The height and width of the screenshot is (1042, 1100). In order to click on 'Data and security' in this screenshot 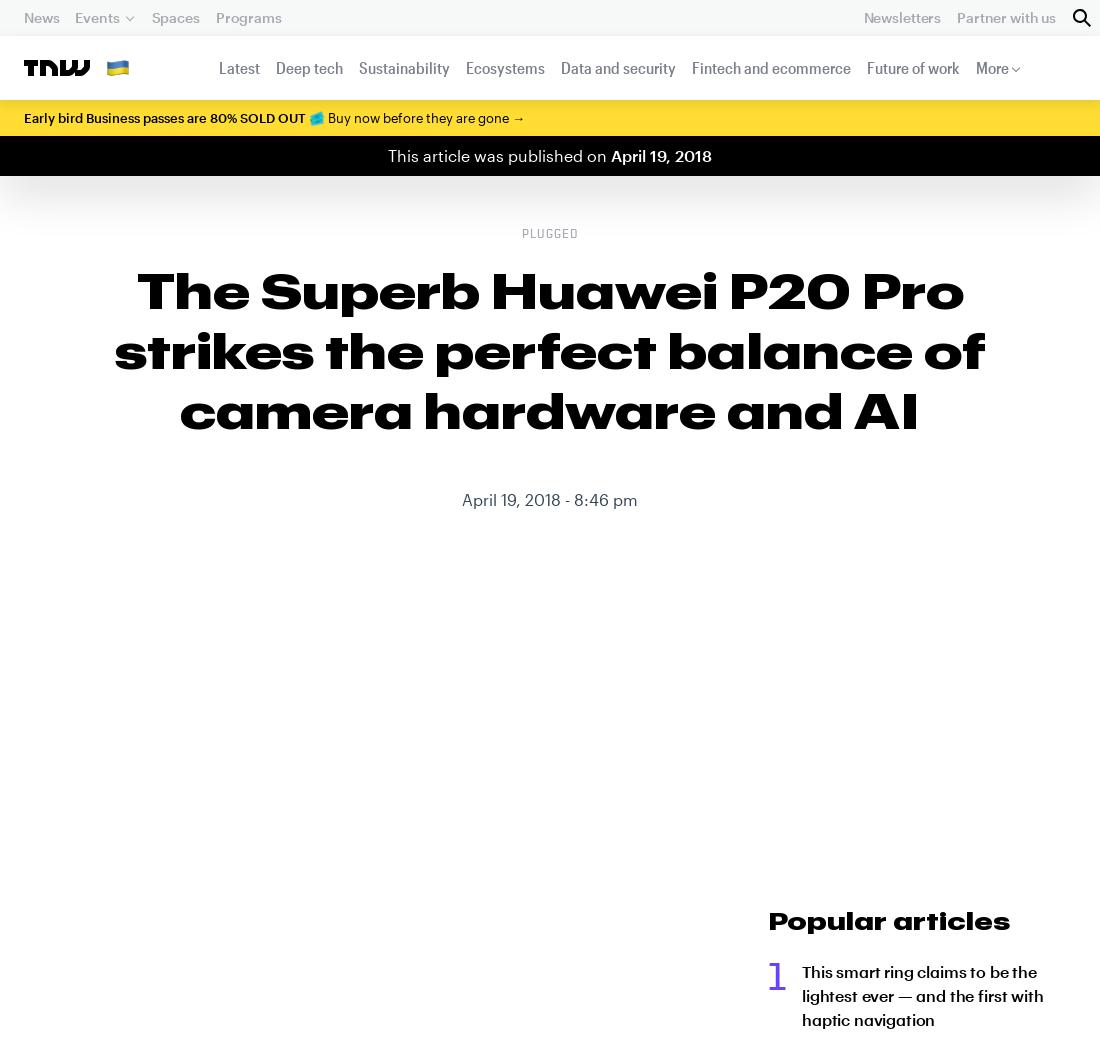, I will do `click(616, 66)`.